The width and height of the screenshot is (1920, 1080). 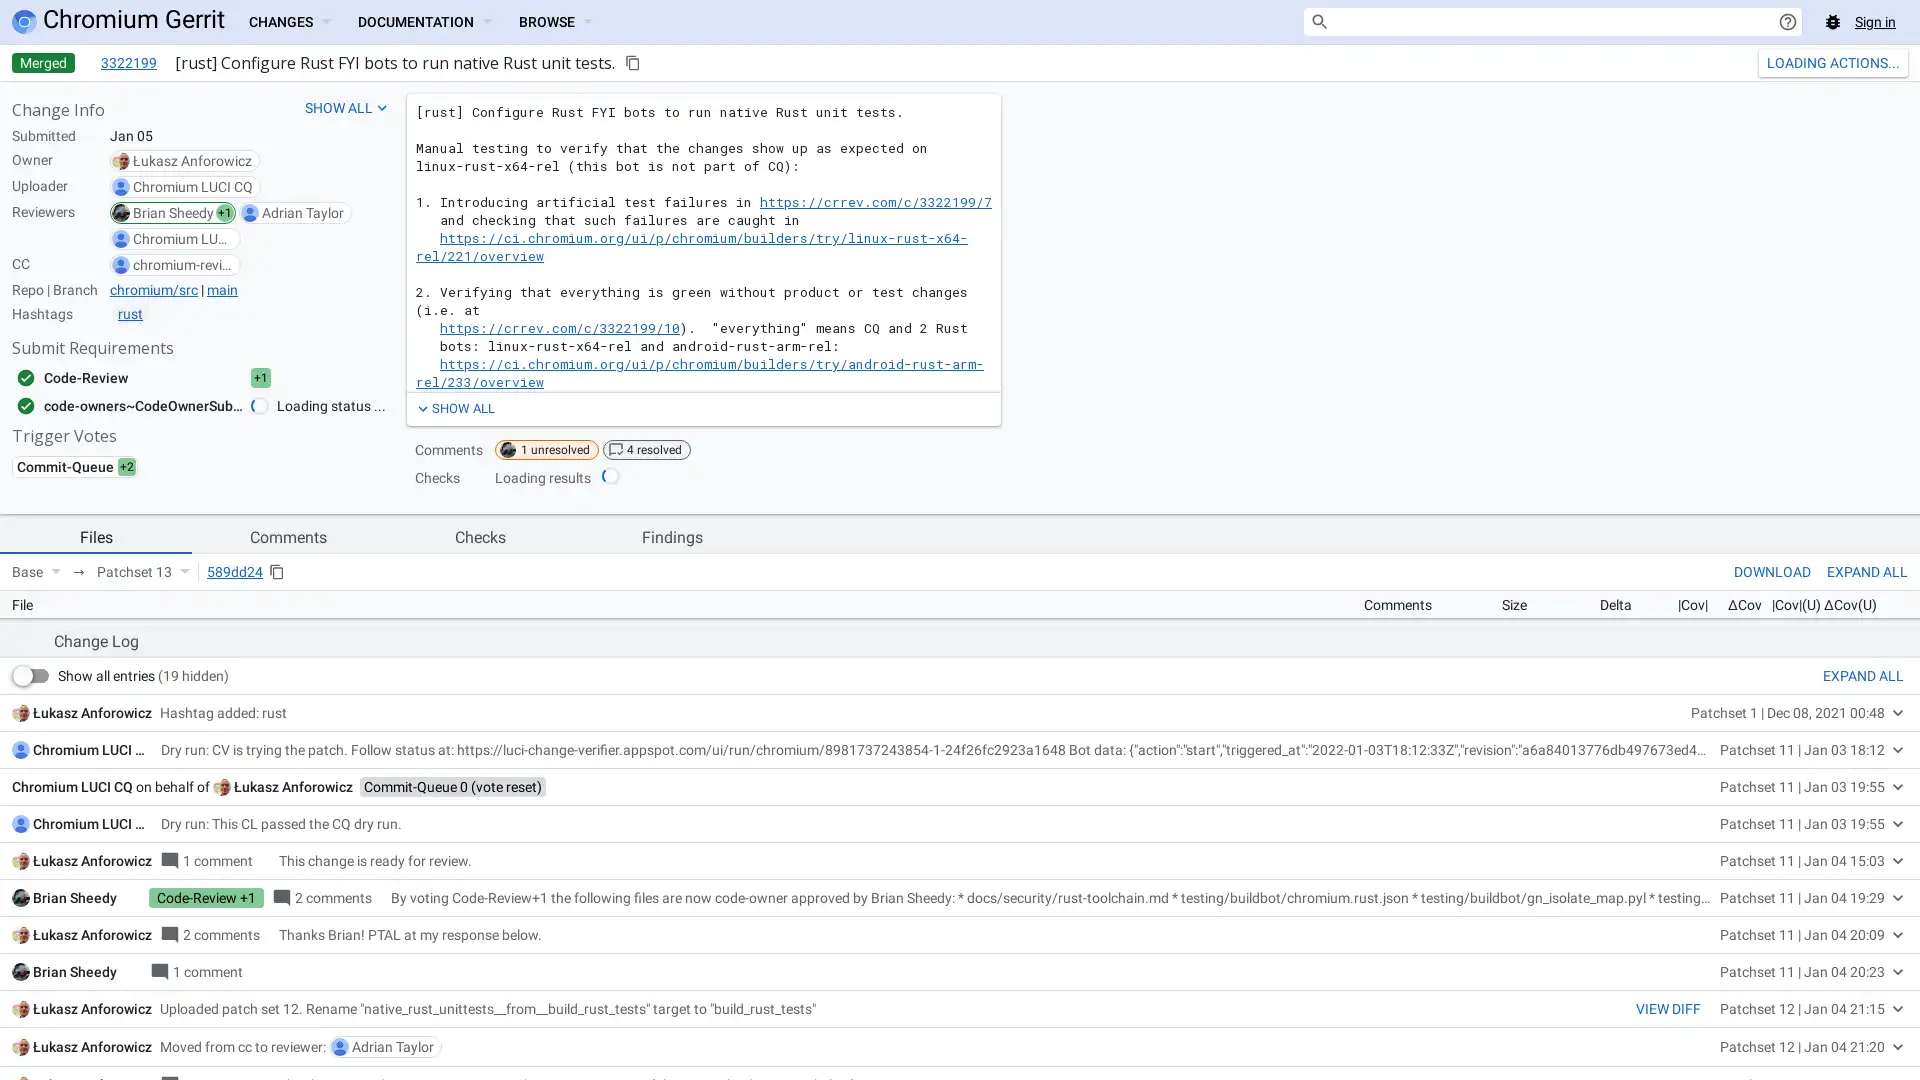 I want to click on satisfied Code-Review +1, so click(x=163, y=378).